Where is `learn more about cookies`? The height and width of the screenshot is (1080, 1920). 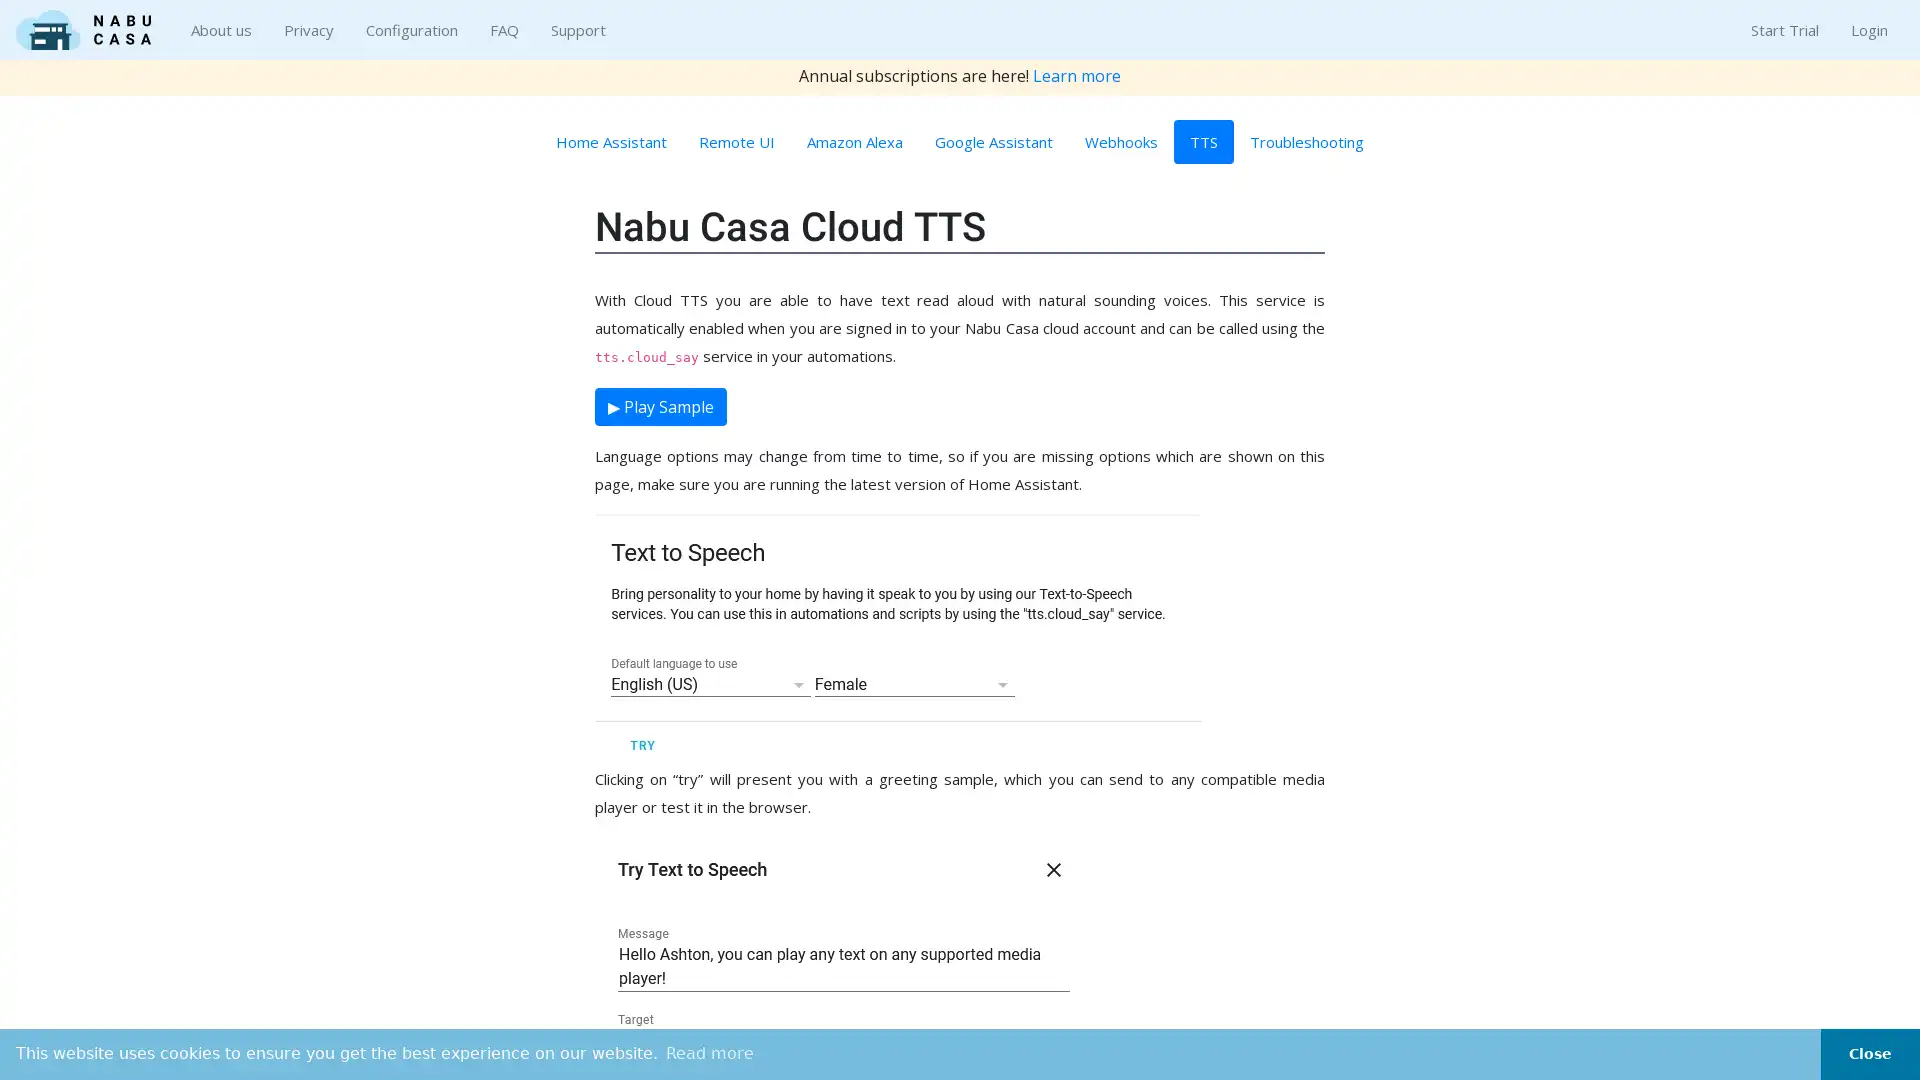 learn more about cookies is located at coordinates (710, 1052).